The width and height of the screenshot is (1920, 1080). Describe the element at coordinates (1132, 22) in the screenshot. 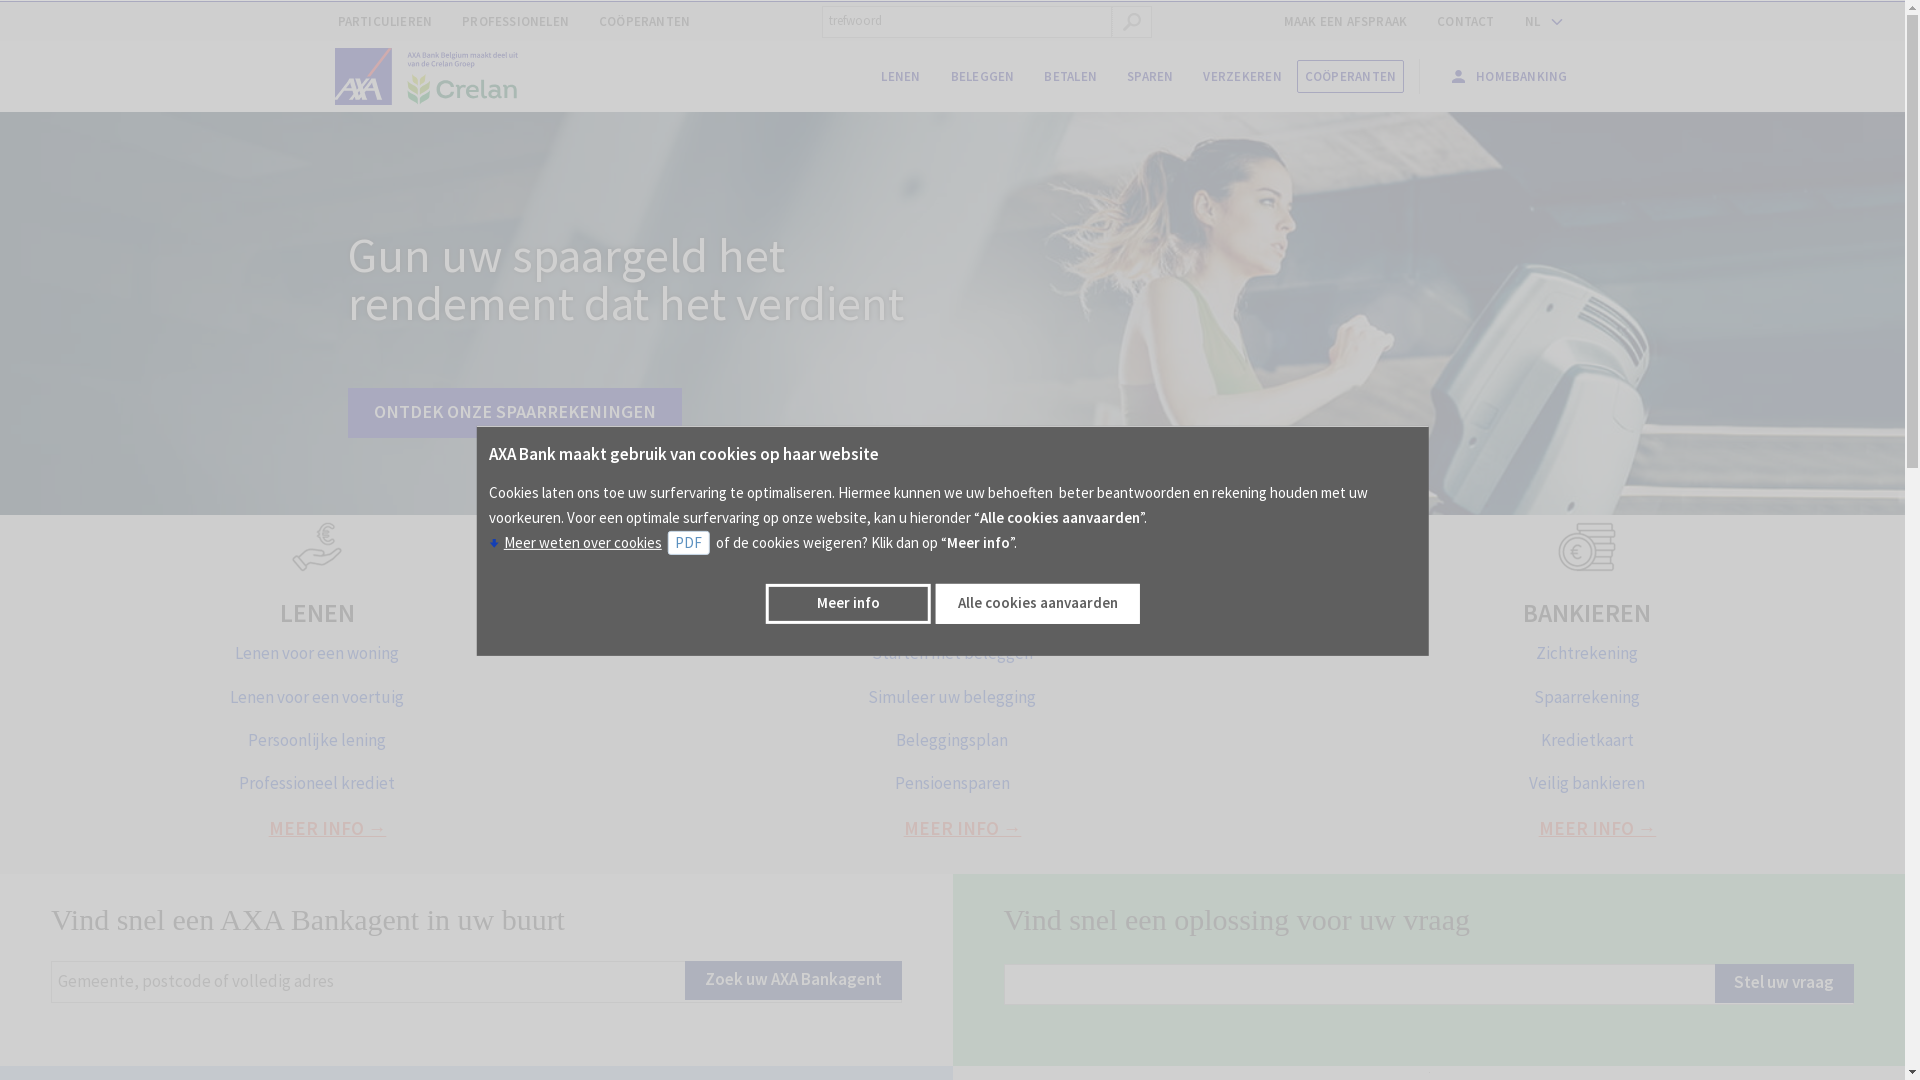

I see `'Zoek'` at that location.